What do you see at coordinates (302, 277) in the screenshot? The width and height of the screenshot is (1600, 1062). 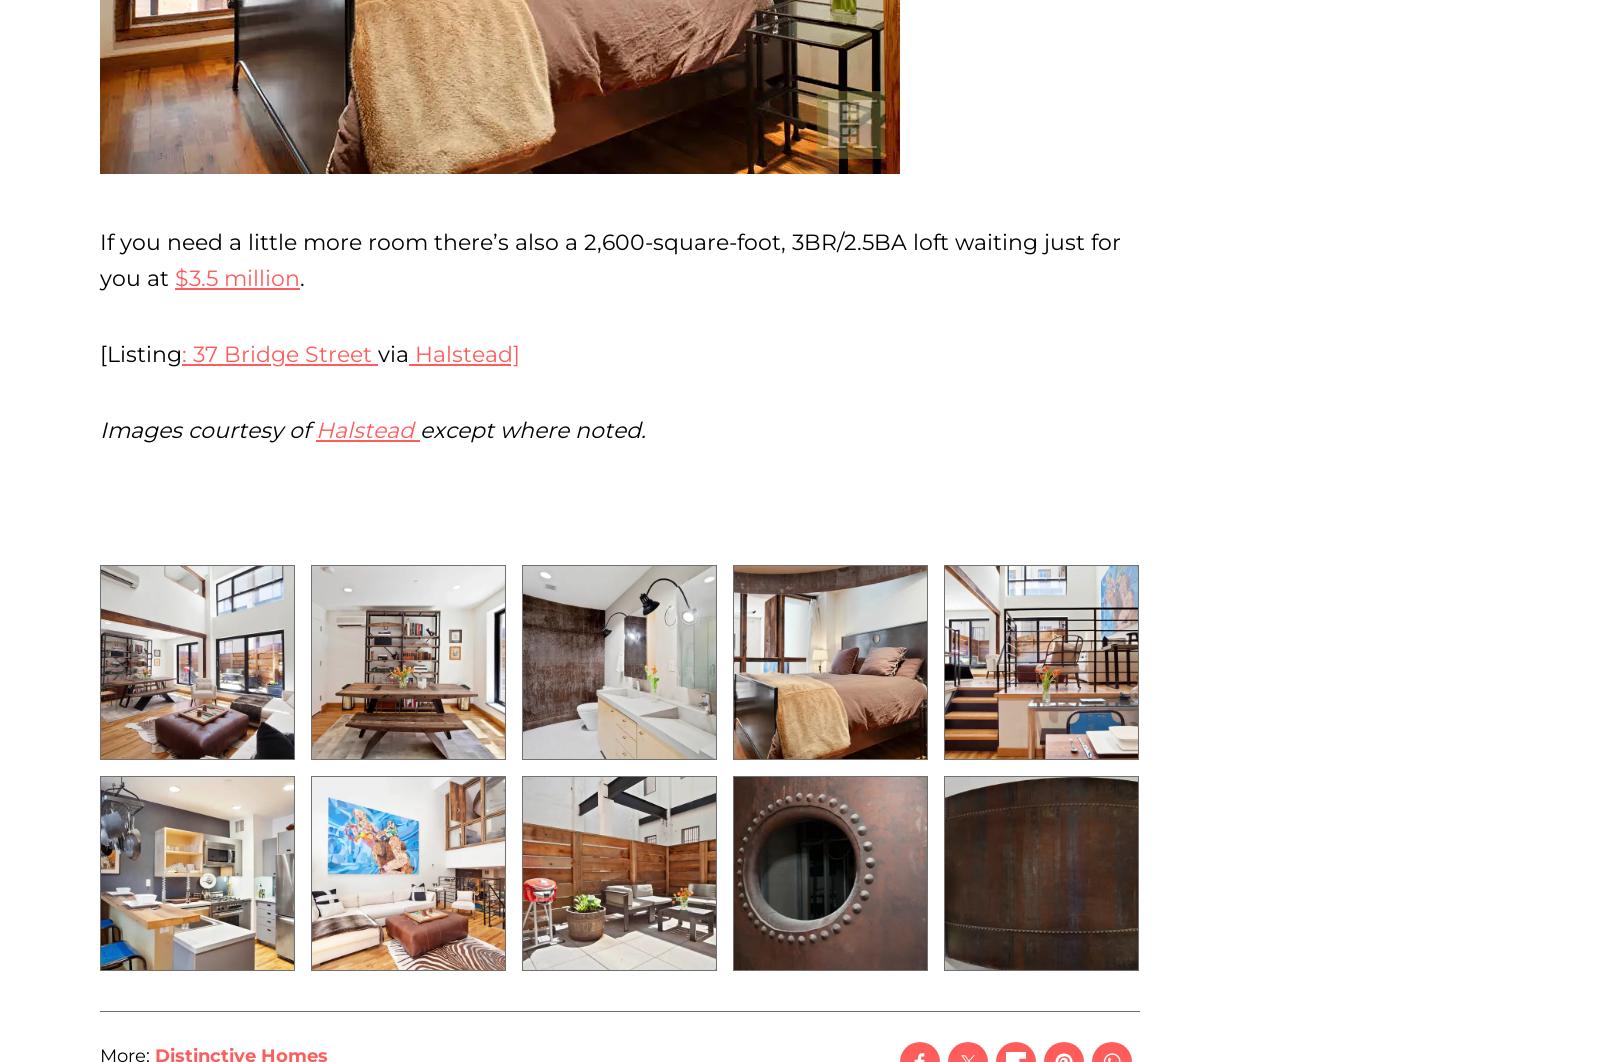 I see `'.'` at bounding box center [302, 277].